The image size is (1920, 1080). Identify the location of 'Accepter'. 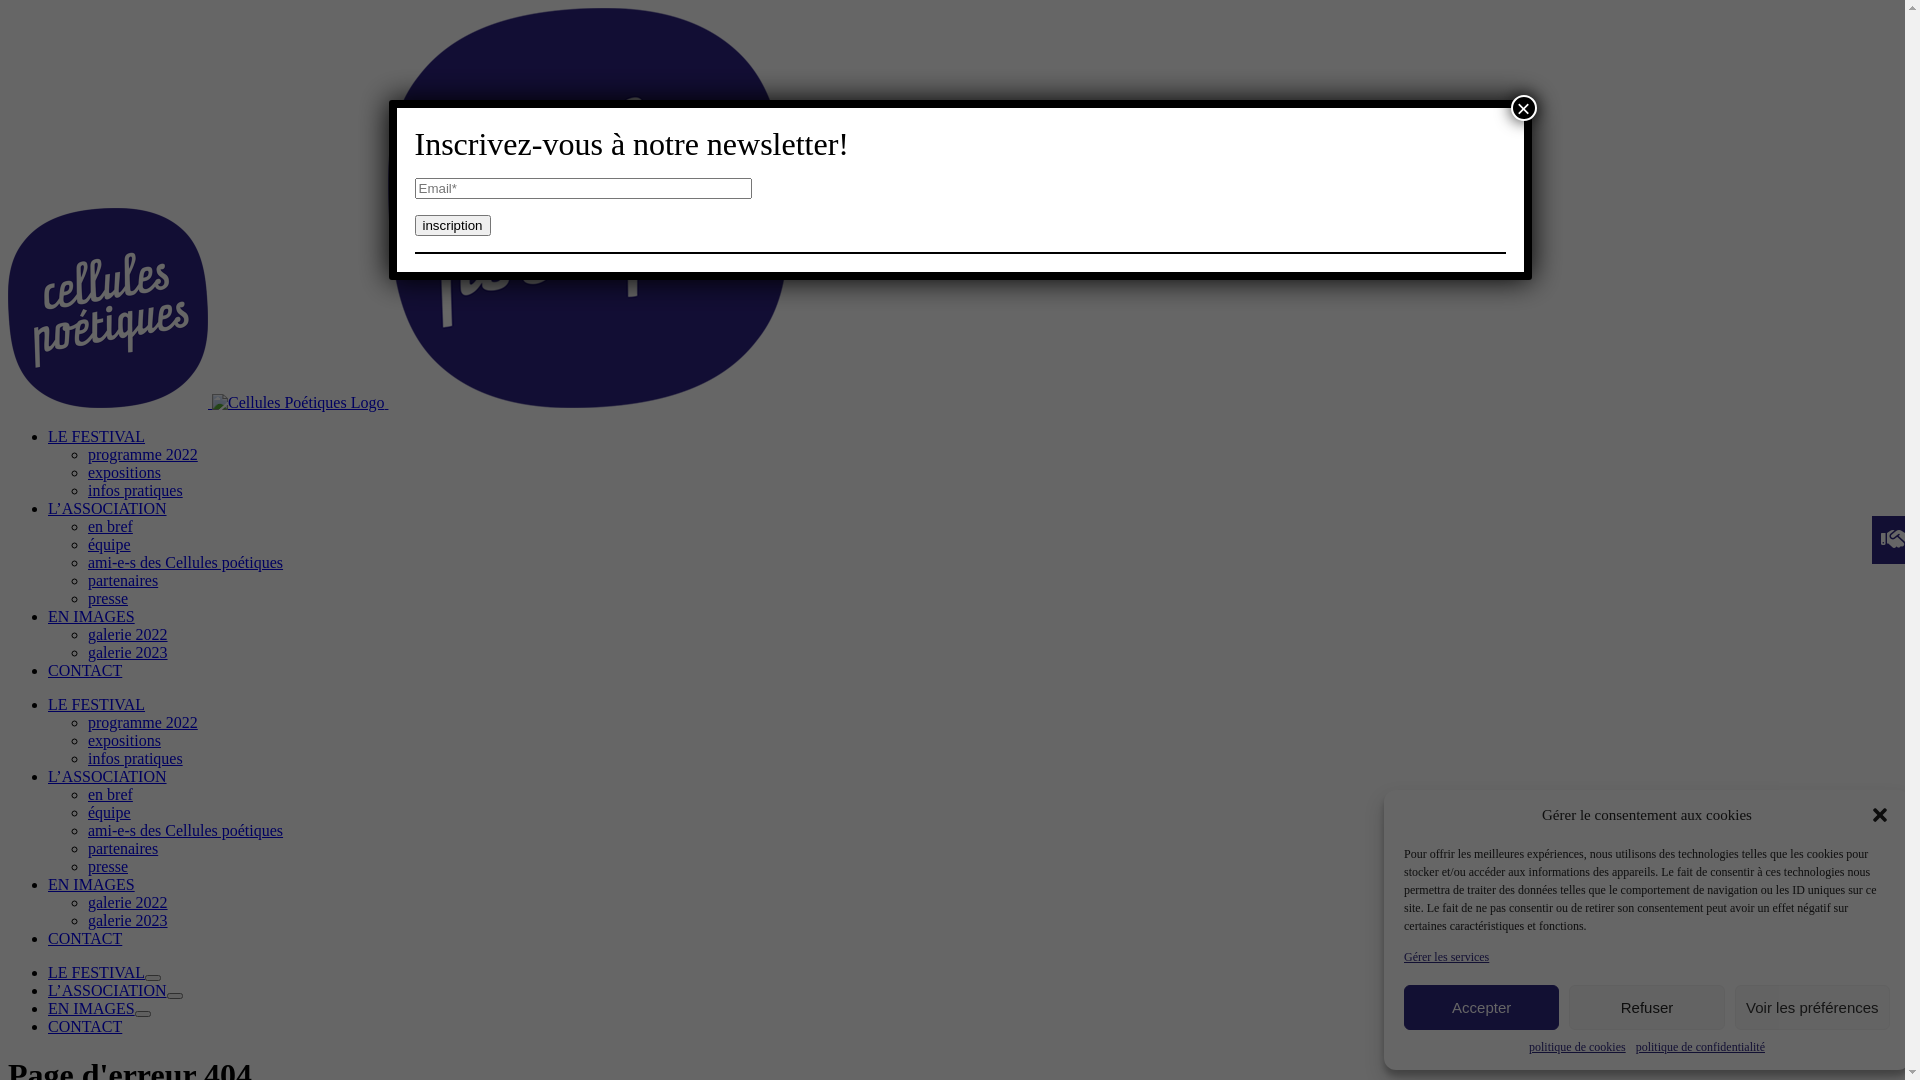
(1481, 1007).